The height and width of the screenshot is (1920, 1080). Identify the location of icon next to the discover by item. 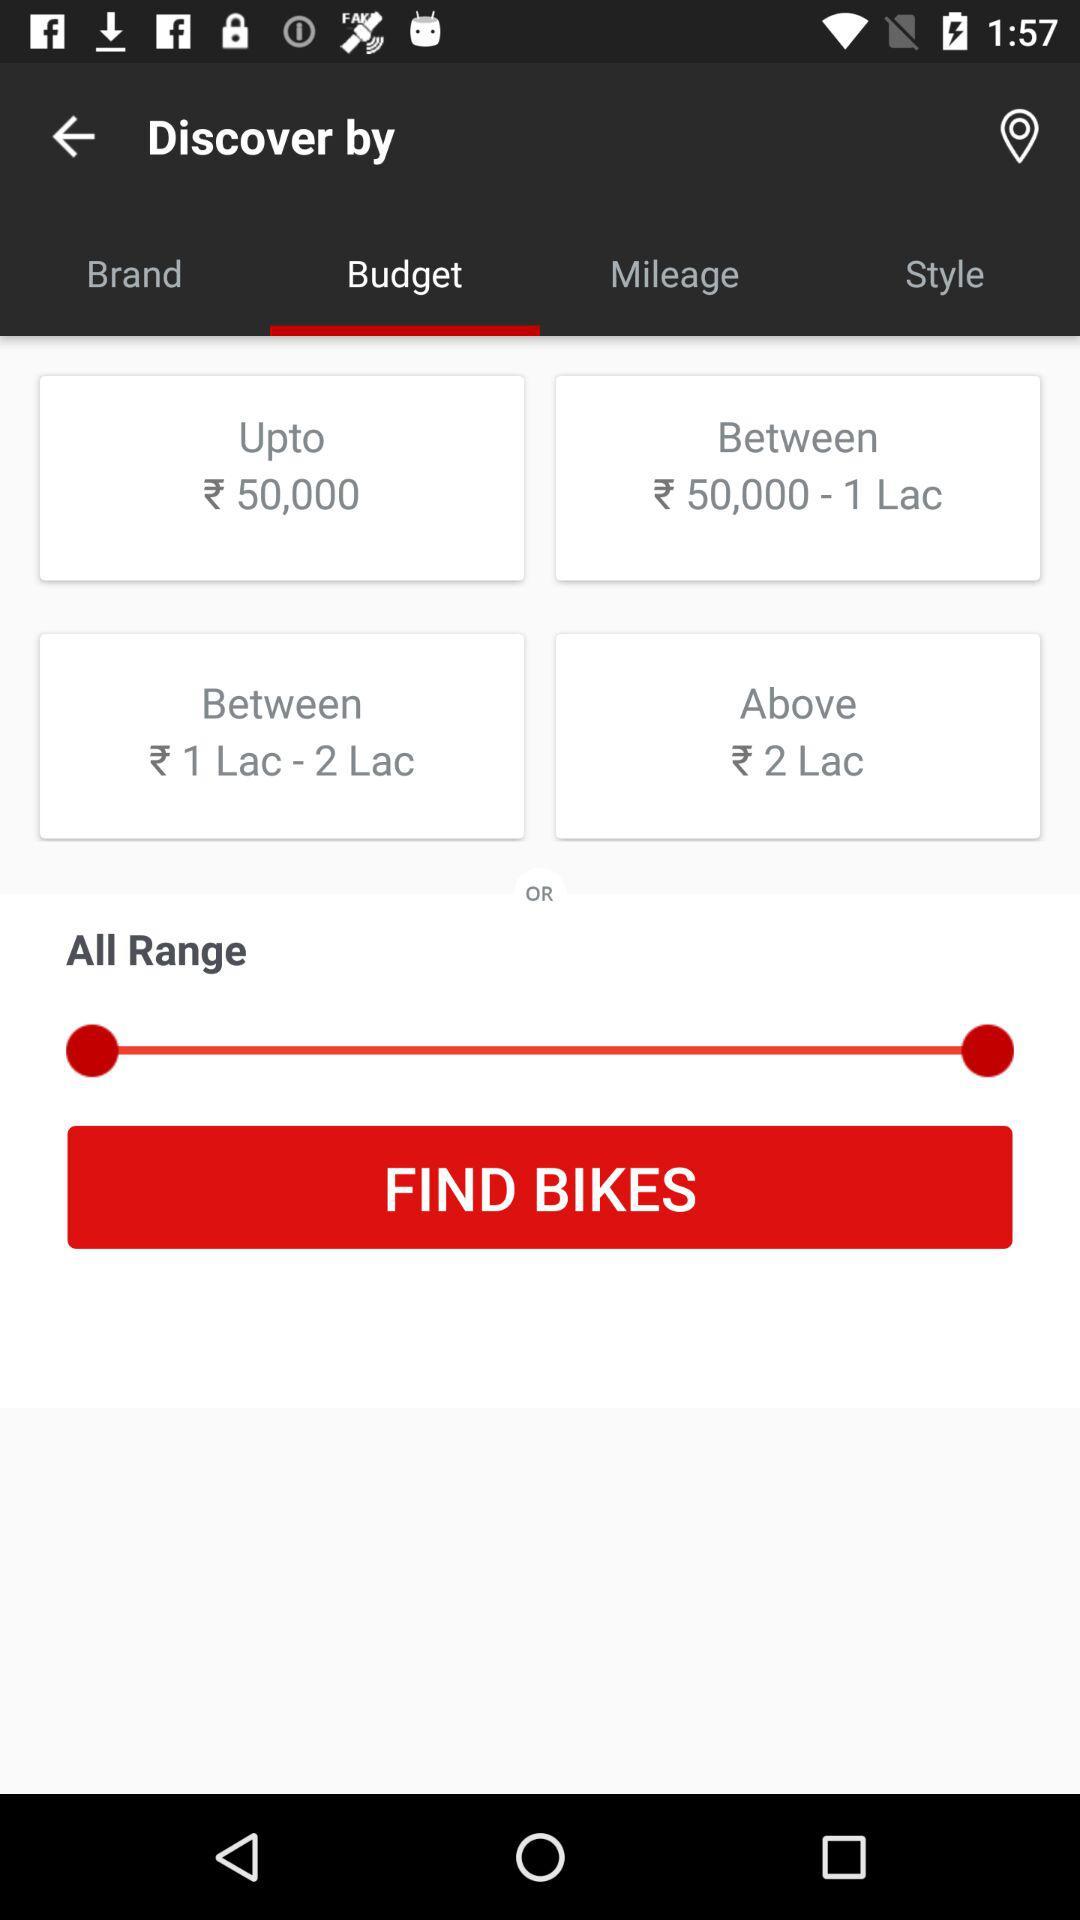
(72, 135).